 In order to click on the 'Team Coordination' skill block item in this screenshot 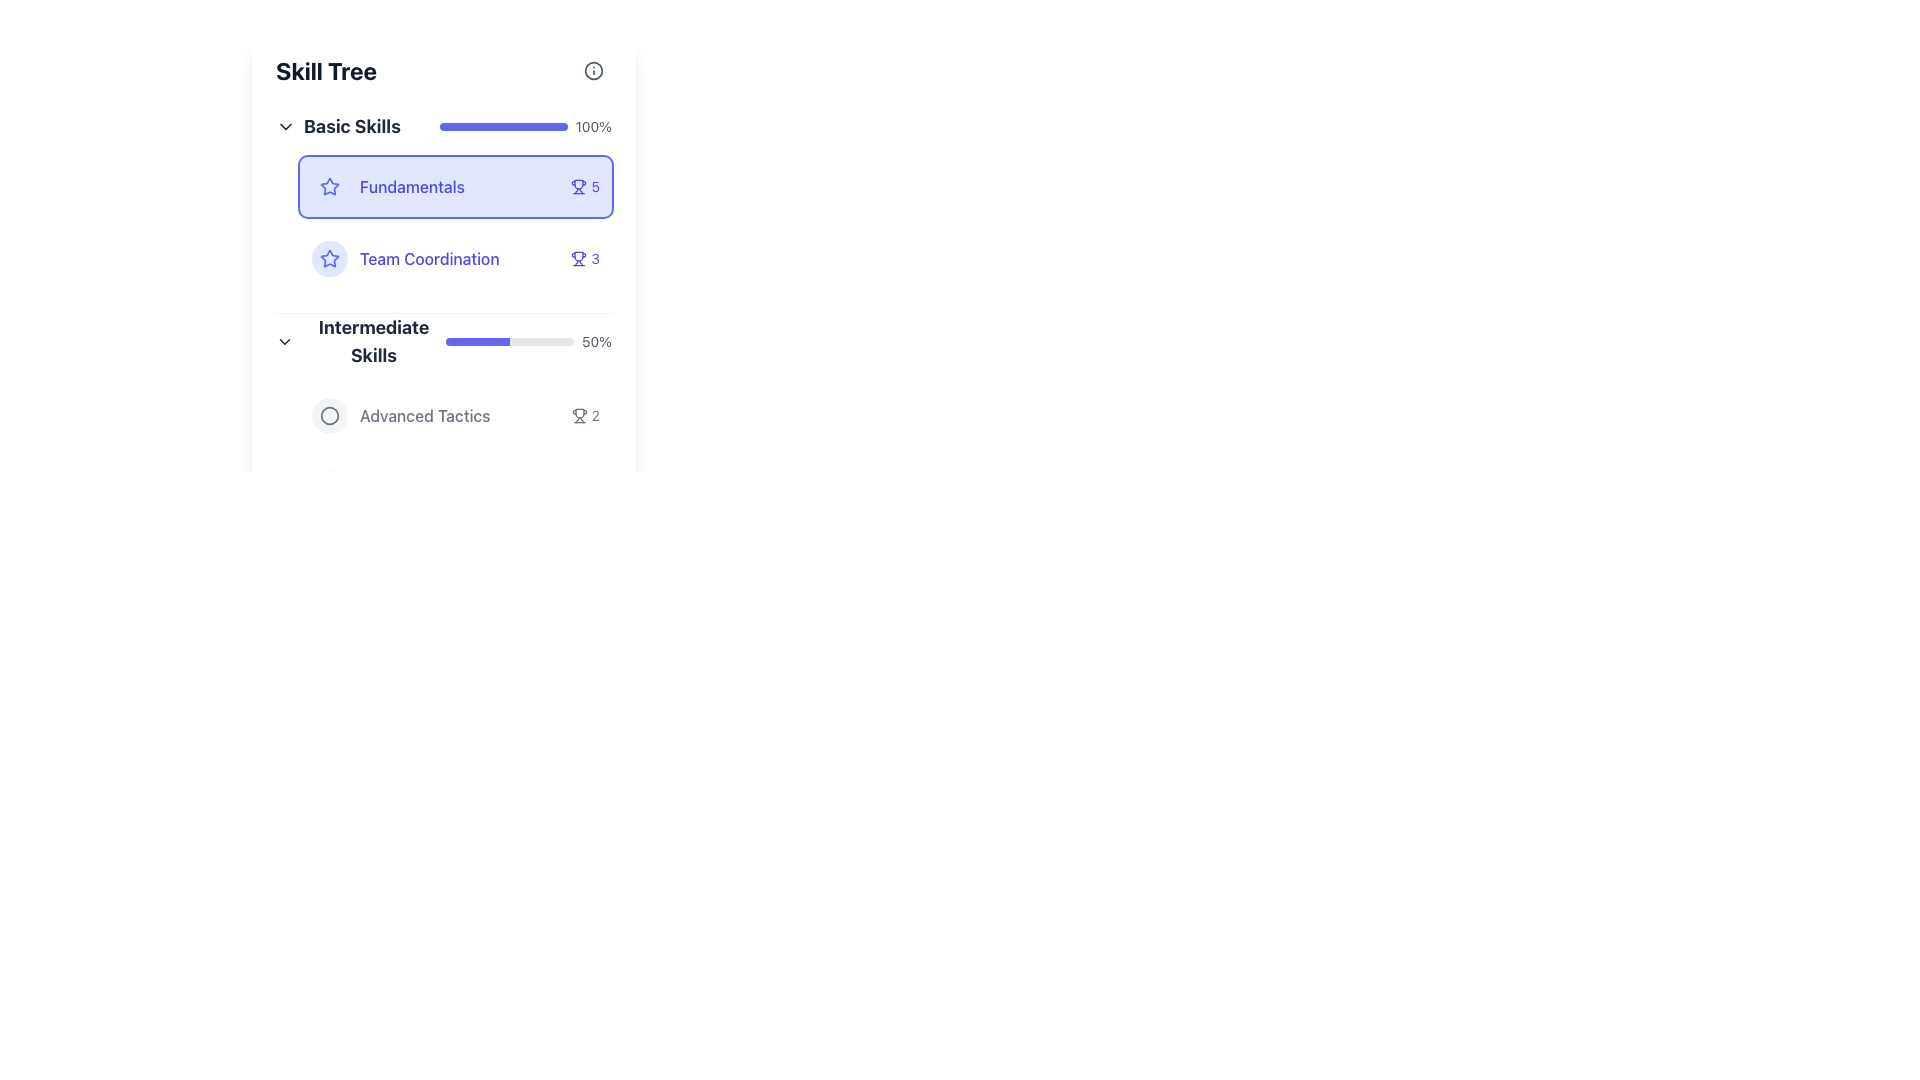, I will do `click(455, 257)`.